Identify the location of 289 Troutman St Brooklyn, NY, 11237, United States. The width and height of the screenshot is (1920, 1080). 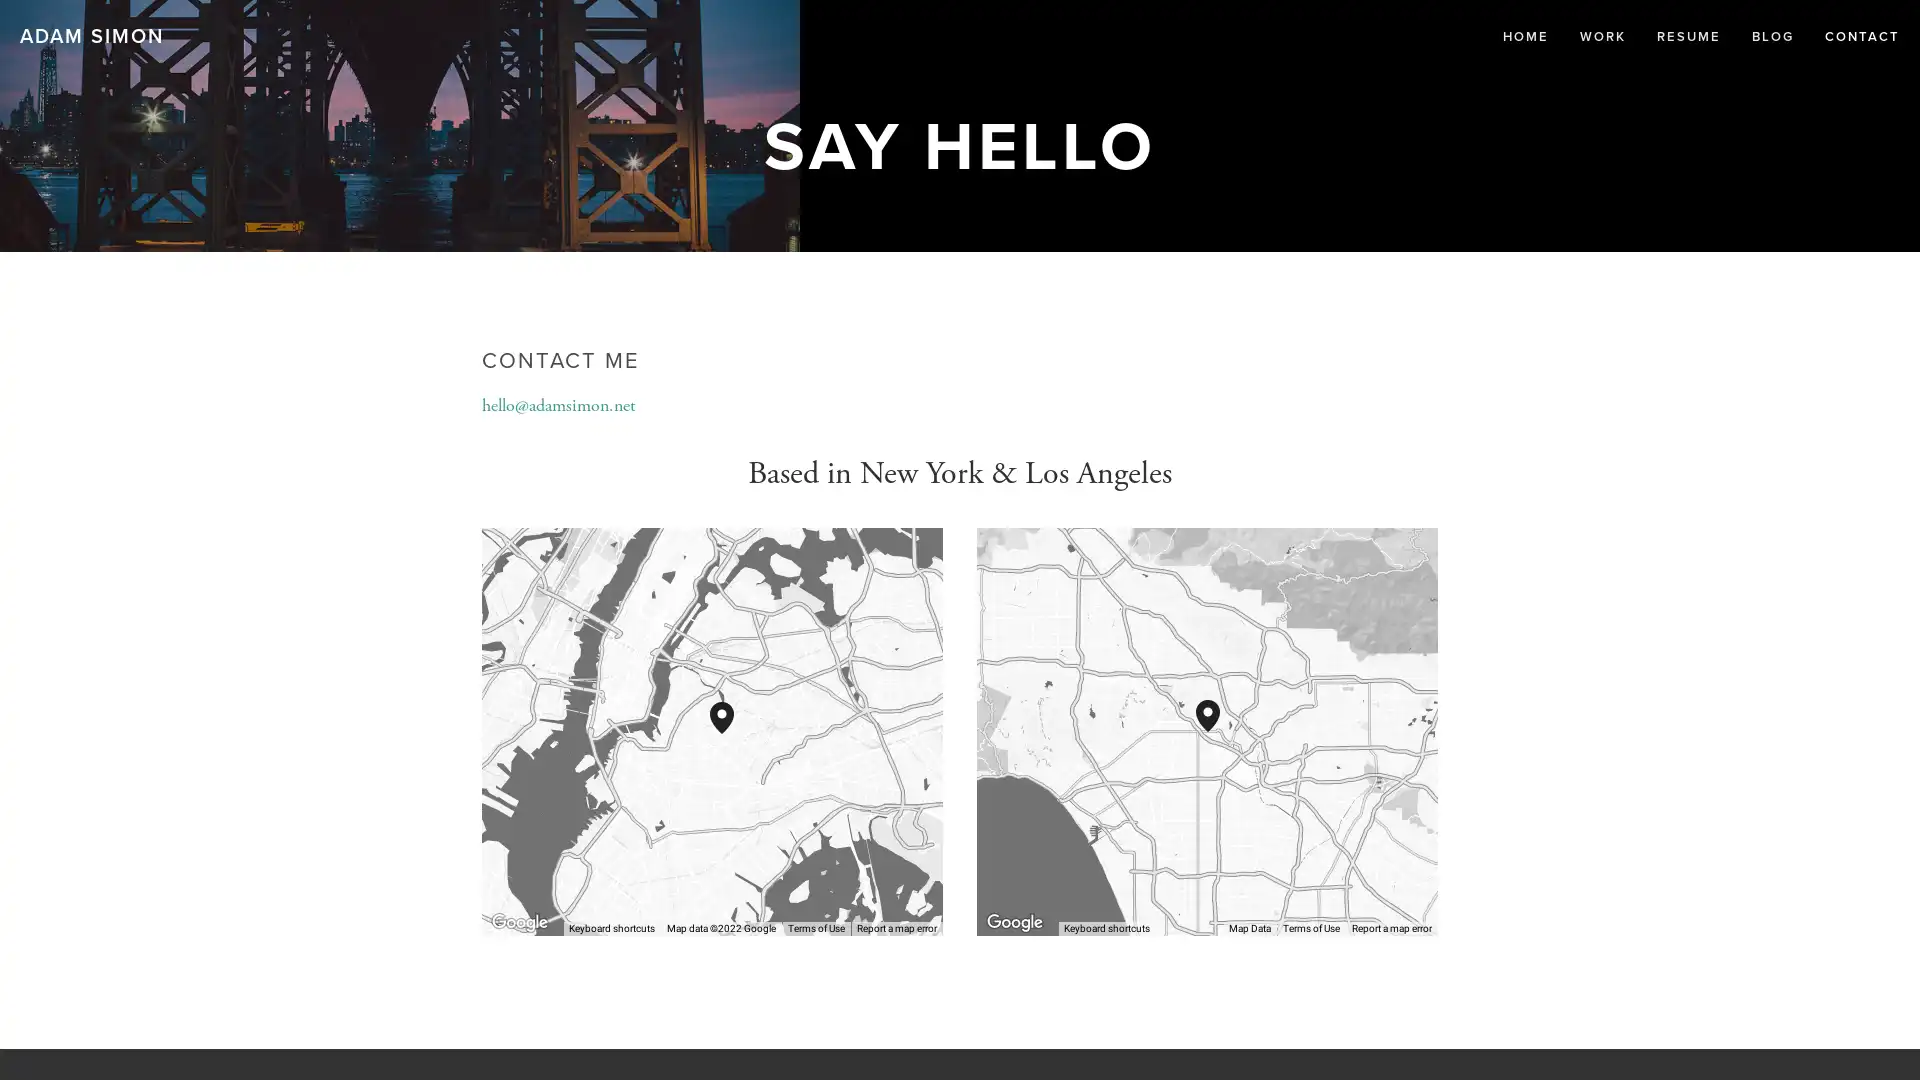
(732, 732).